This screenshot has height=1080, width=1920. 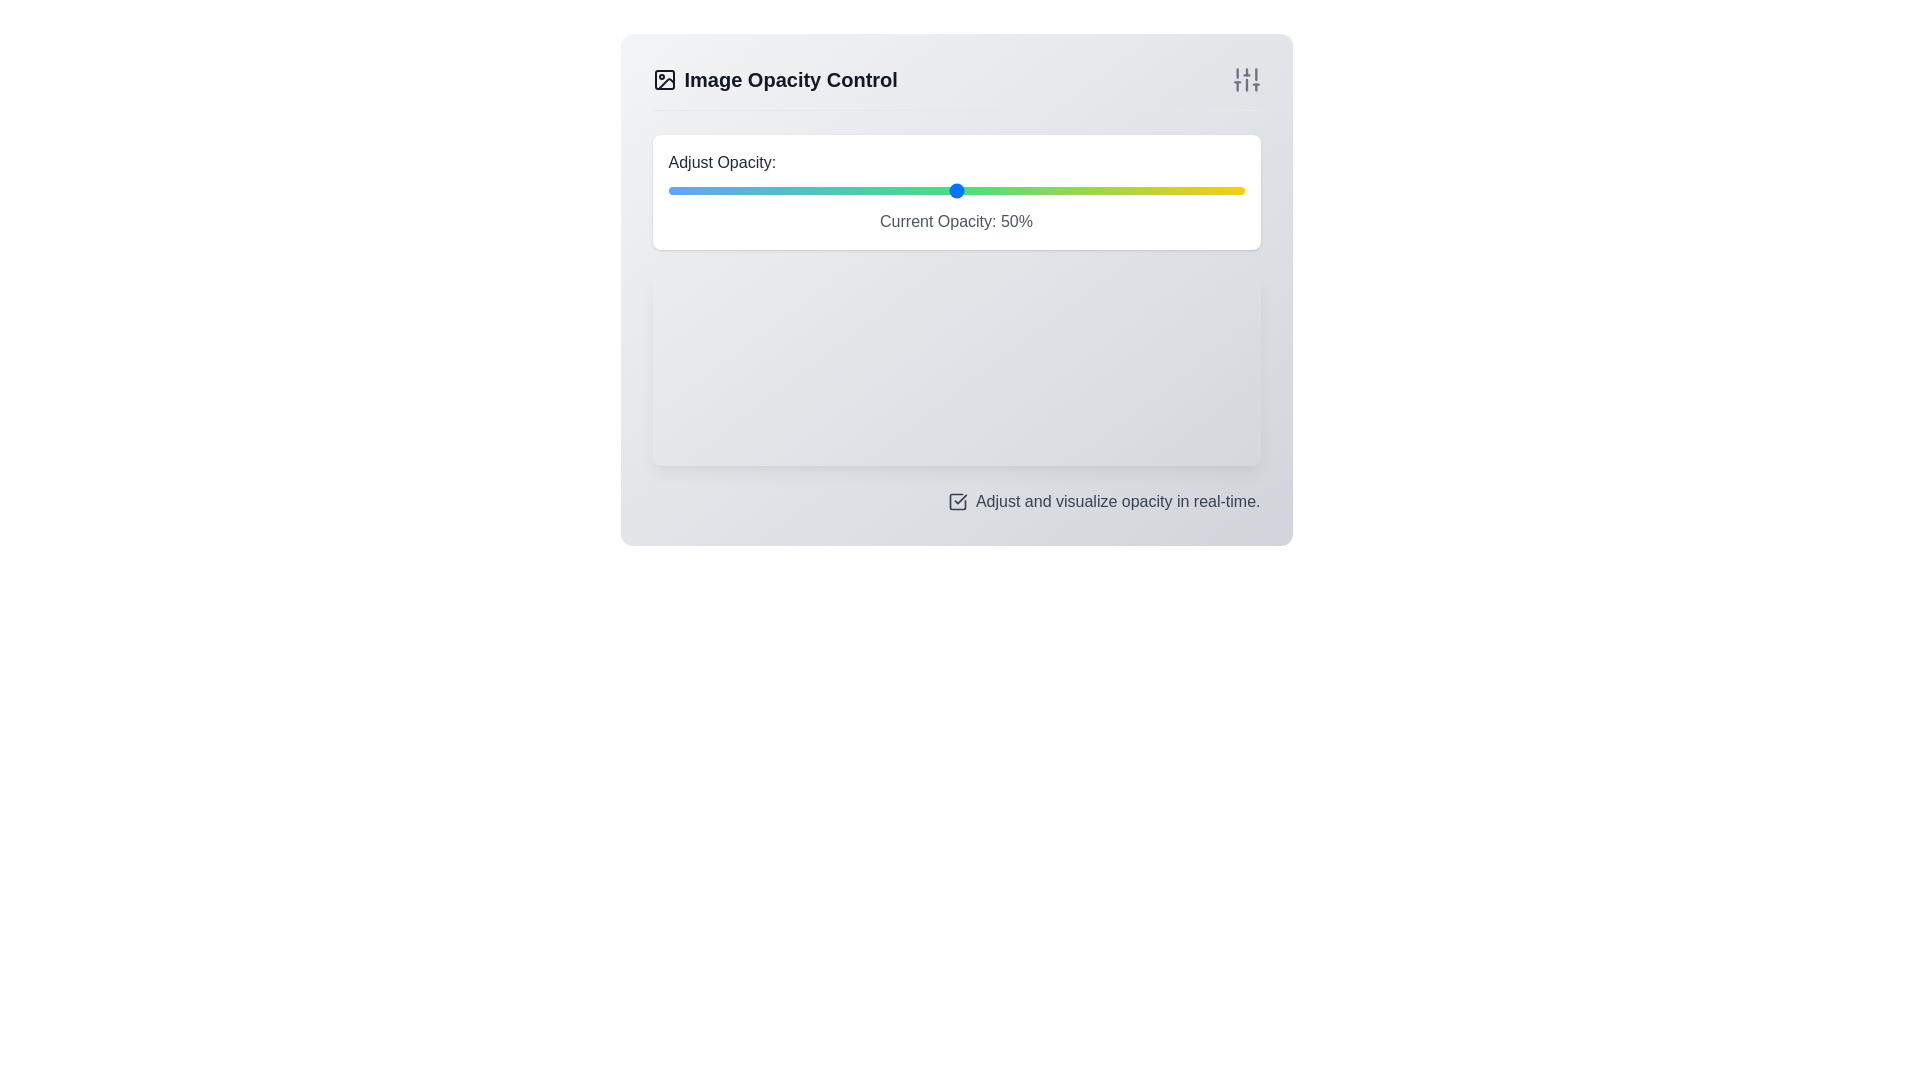 What do you see at coordinates (664, 79) in the screenshot?
I see `the SVG rectangle icon representing image-related options located in the top-left section of the interface, adjacent to the text 'Image Opacity Control'` at bounding box center [664, 79].